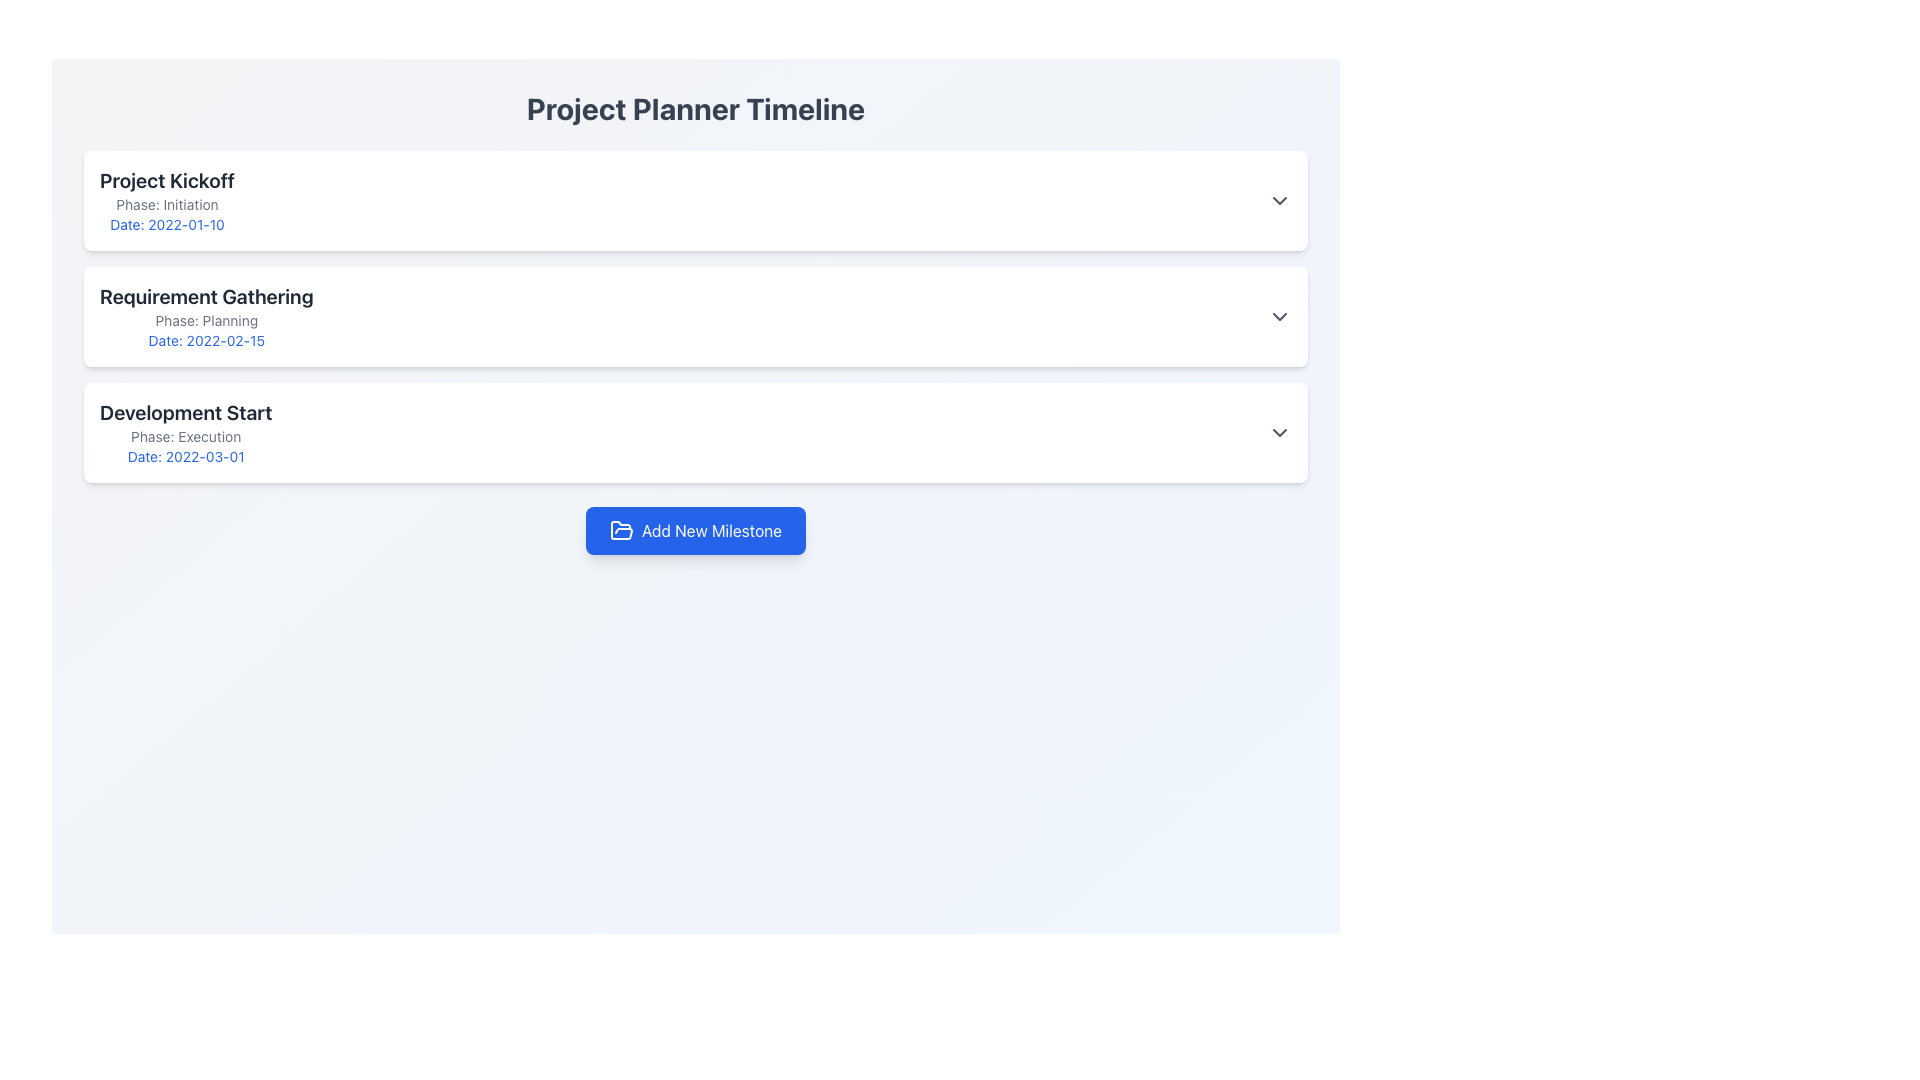 The height and width of the screenshot is (1080, 1920). What do you see at coordinates (1280, 200) in the screenshot?
I see `the Dropdown toggle button (chevron icon) located on the far right of the row for 'Project Kickoff'` at bounding box center [1280, 200].